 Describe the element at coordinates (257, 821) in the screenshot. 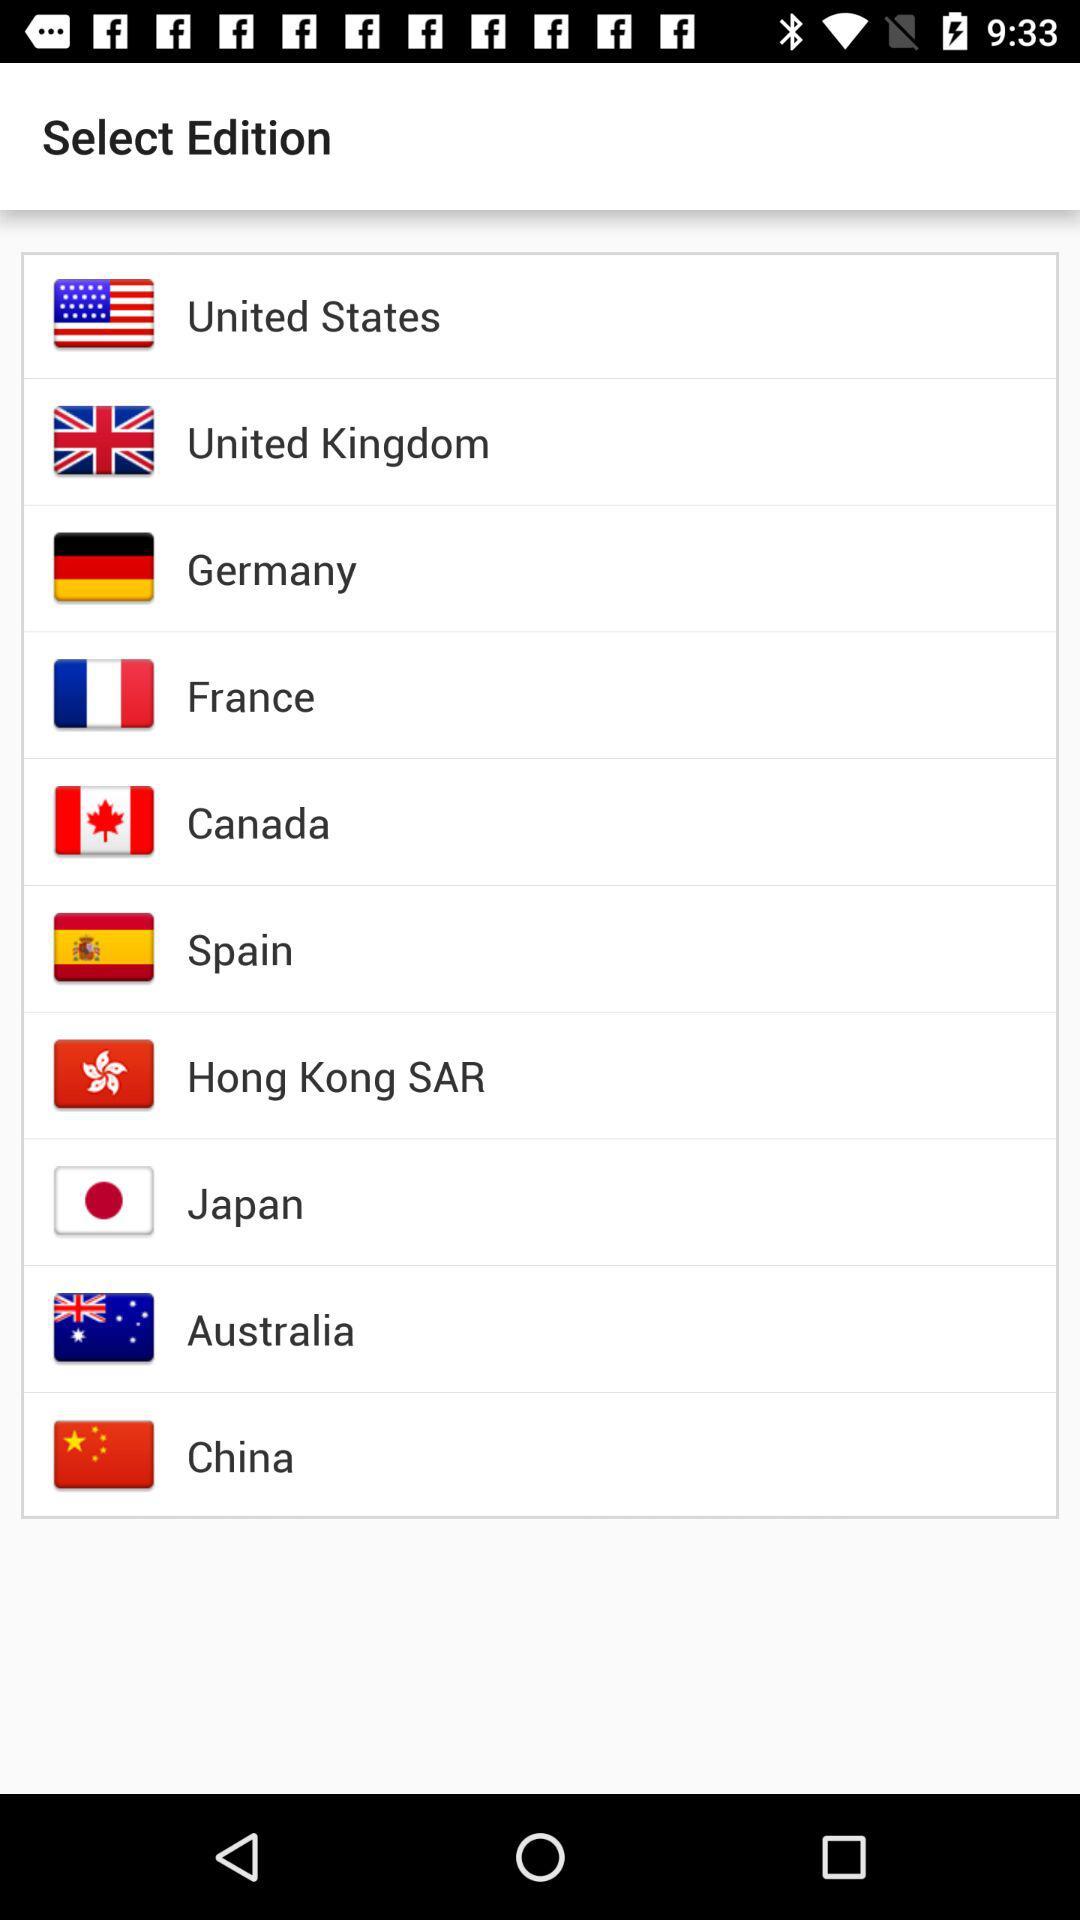

I see `the item below france item` at that location.